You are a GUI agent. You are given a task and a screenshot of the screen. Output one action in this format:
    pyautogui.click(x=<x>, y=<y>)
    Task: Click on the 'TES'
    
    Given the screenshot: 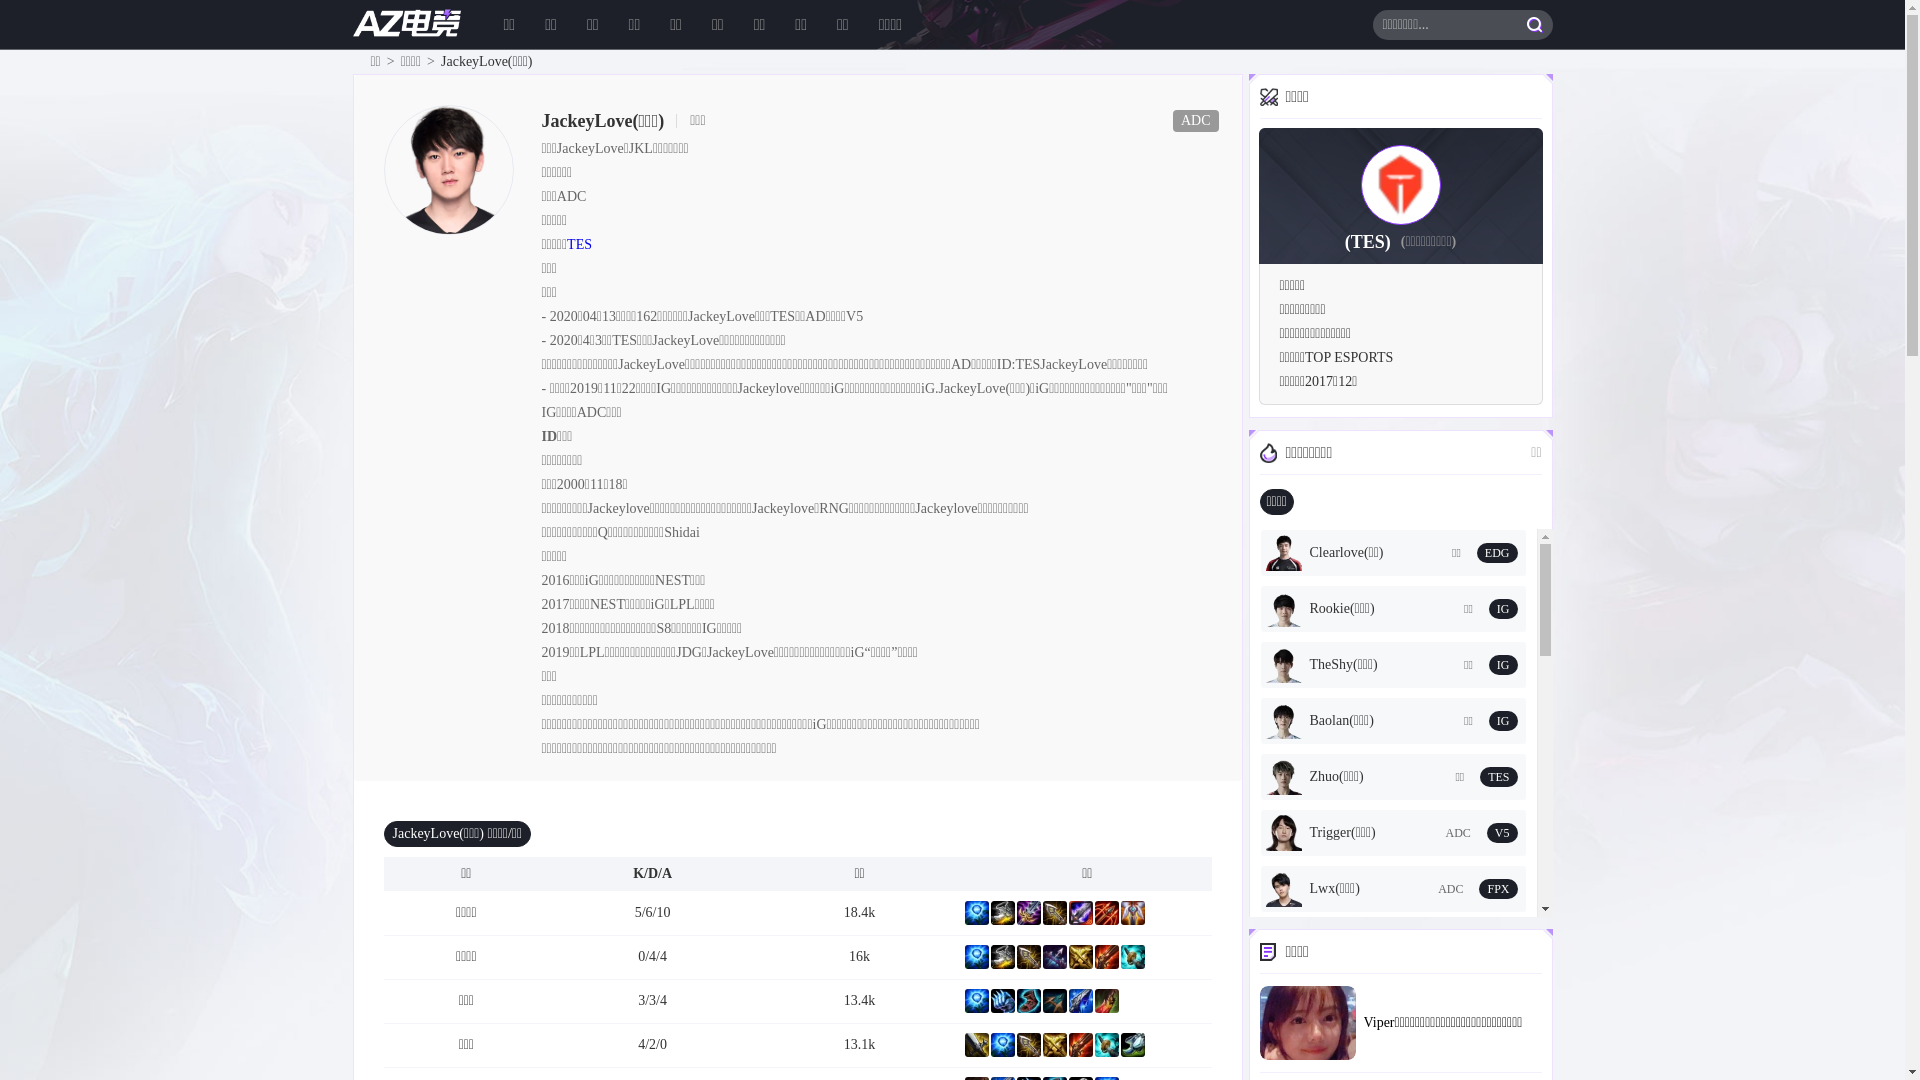 What is the action you would take?
    pyautogui.click(x=578, y=243)
    